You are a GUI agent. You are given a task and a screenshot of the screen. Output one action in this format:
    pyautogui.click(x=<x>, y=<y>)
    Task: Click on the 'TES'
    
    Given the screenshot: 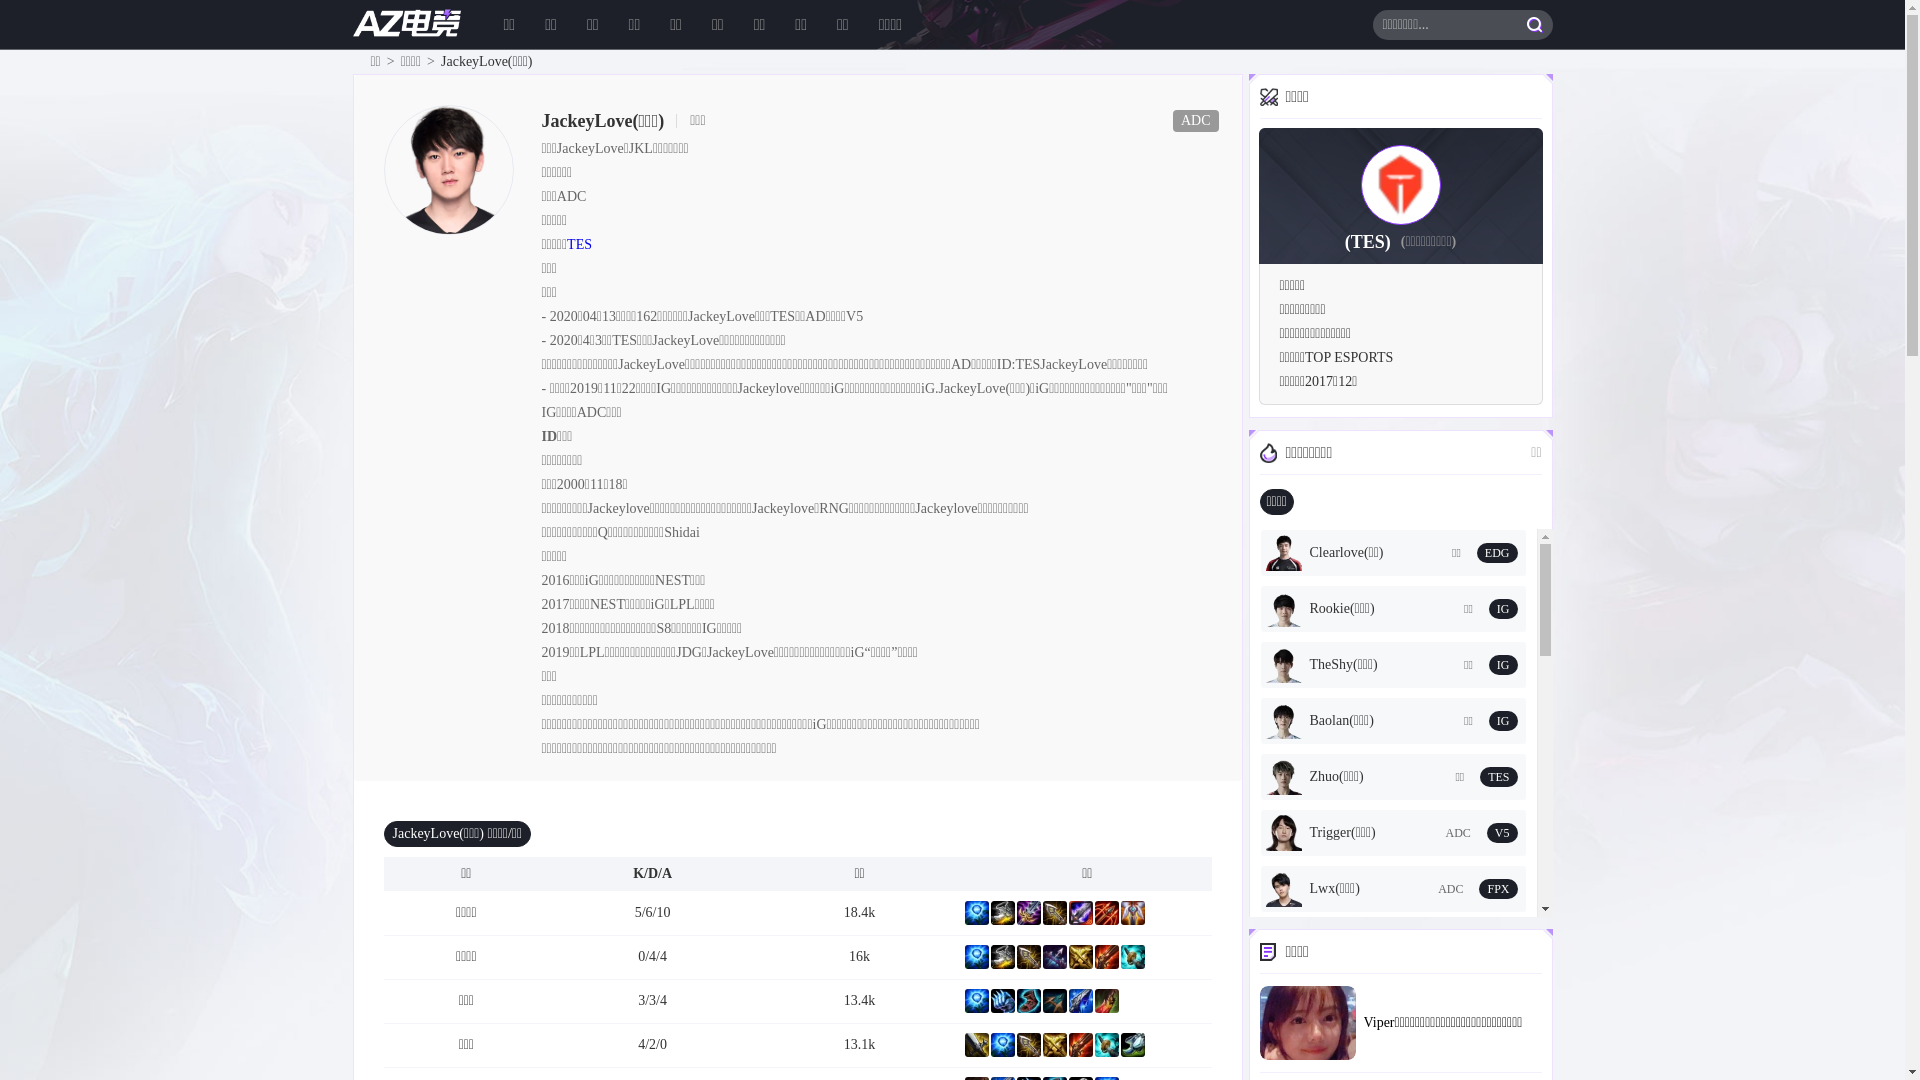 What is the action you would take?
    pyautogui.click(x=578, y=243)
    